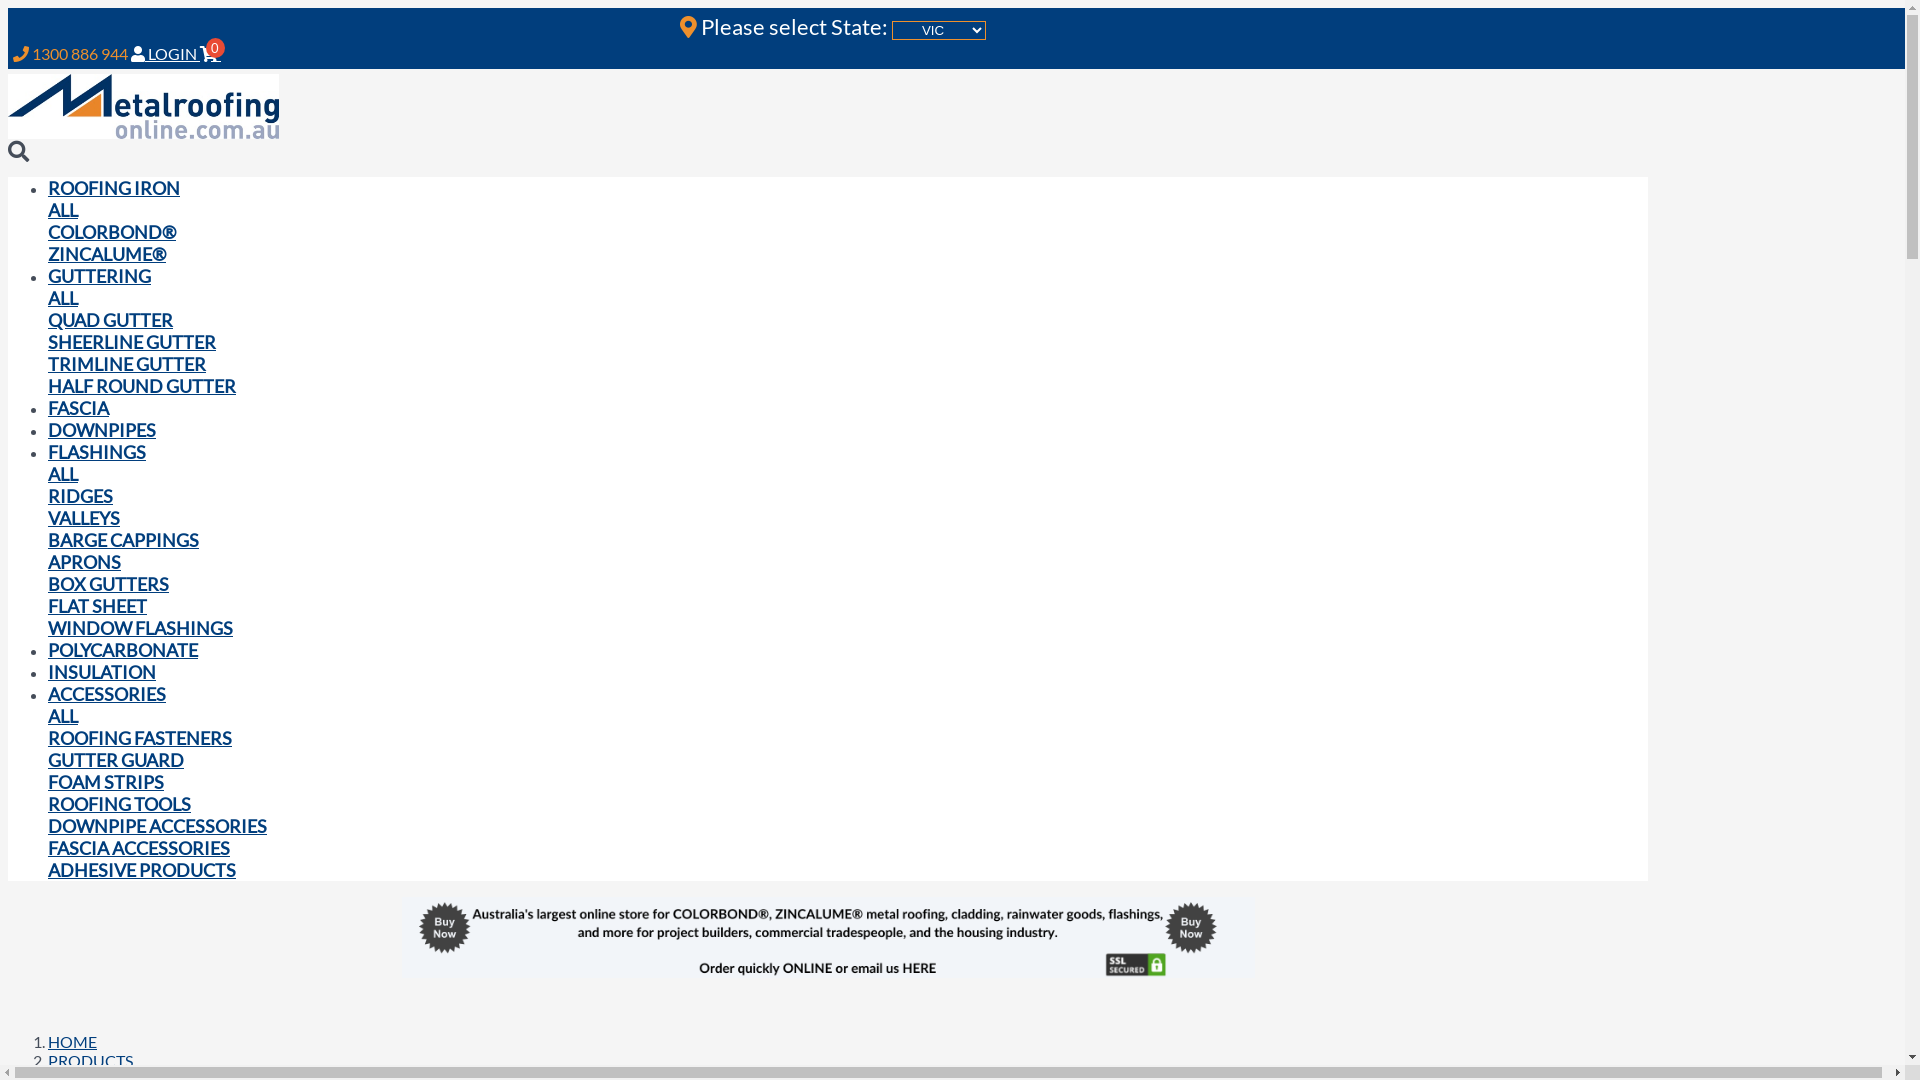 The height and width of the screenshot is (1080, 1920). Describe the element at coordinates (62, 474) in the screenshot. I see `'ALL'` at that location.